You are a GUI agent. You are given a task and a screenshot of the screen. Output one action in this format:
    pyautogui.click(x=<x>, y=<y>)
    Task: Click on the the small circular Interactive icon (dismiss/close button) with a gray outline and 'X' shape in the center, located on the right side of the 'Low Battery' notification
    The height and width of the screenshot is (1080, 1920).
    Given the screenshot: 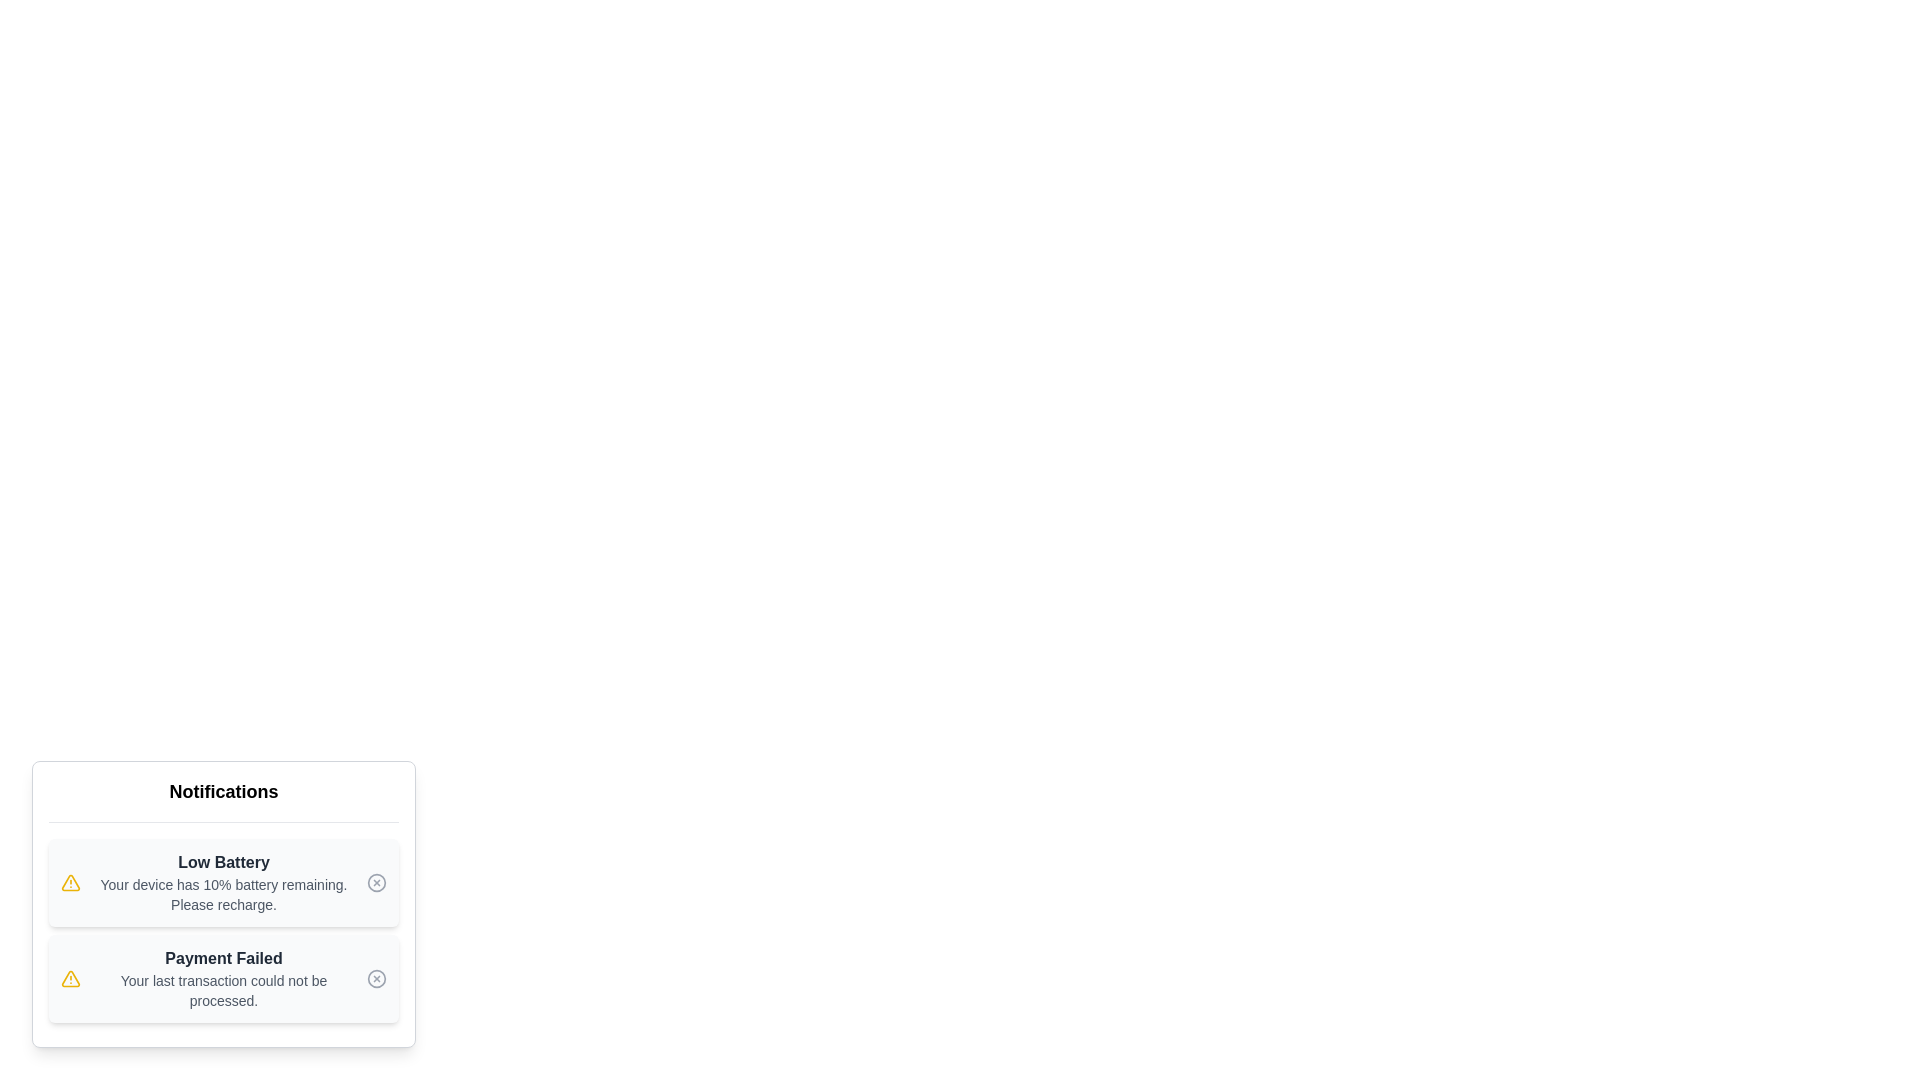 What is the action you would take?
    pyautogui.click(x=377, y=882)
    